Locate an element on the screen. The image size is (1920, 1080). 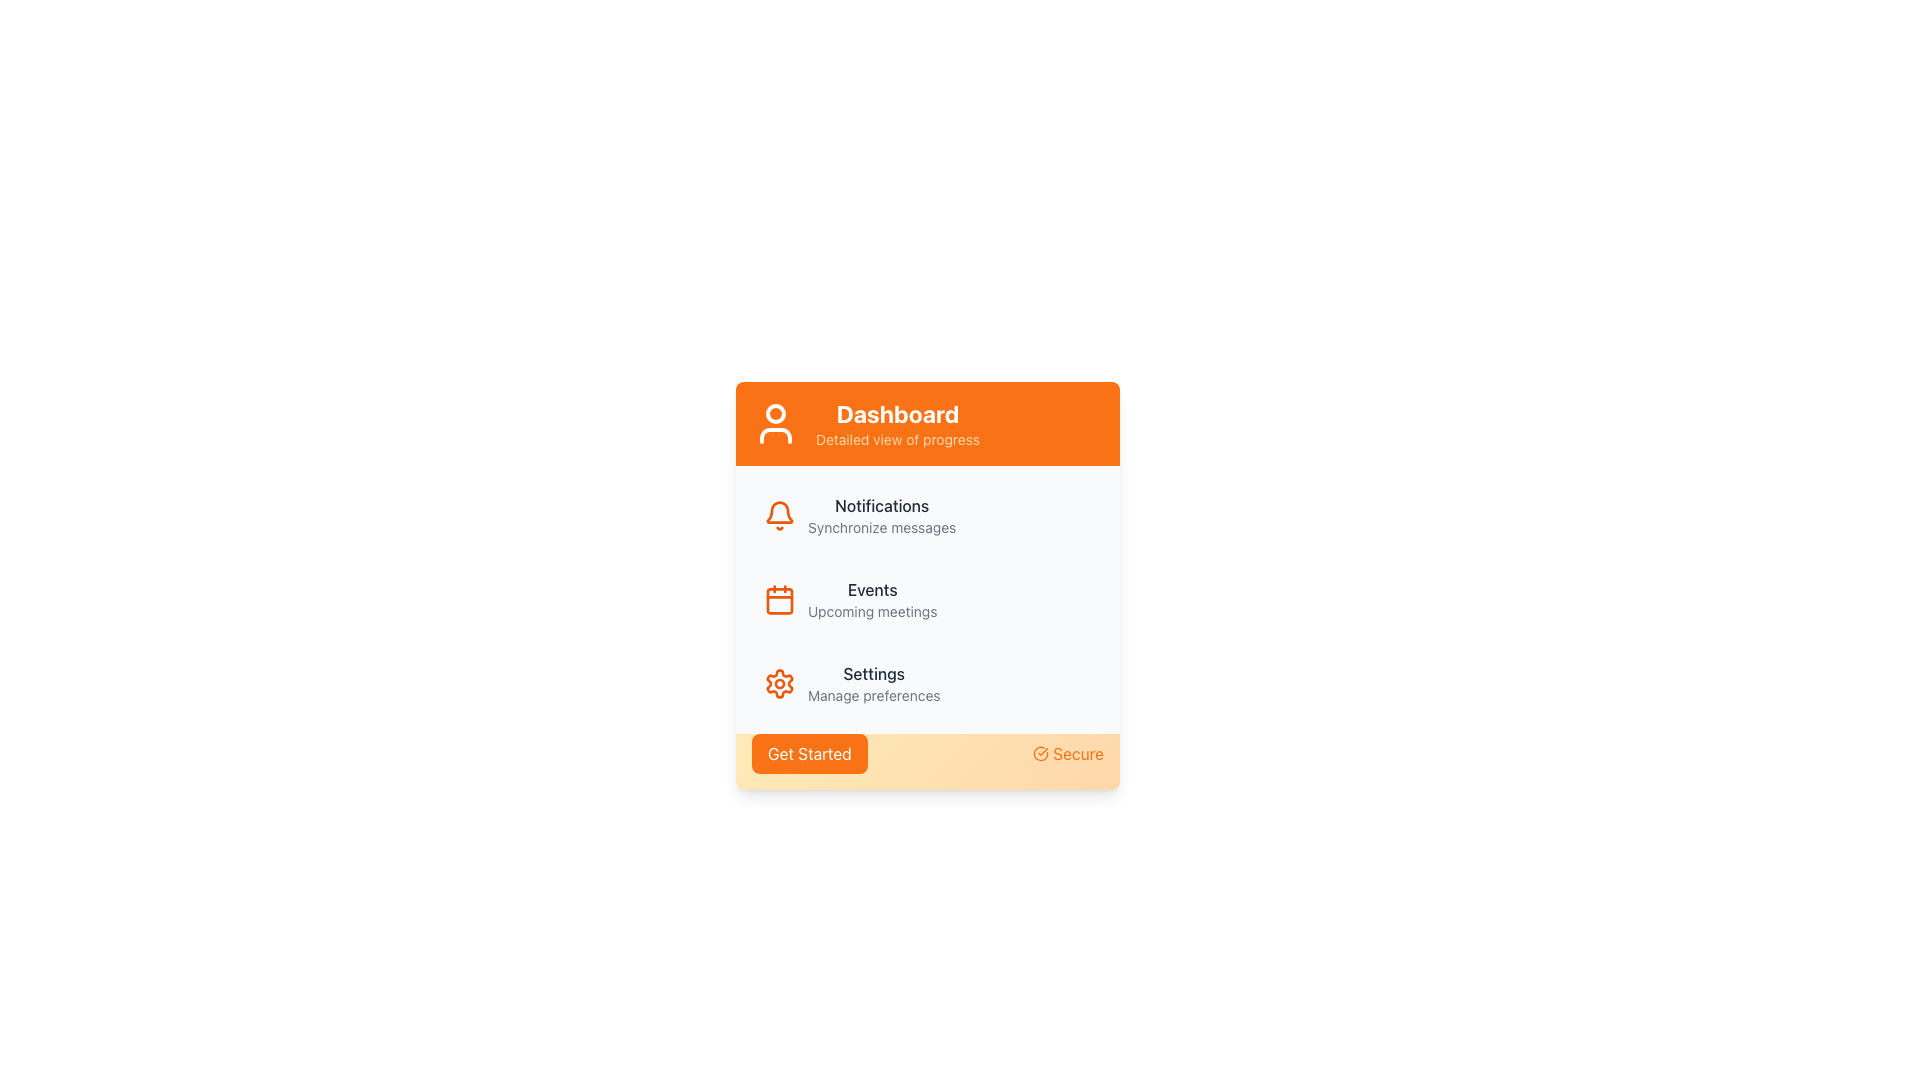
the Text Label indicating notifications and message synchronization, situated below the orange 'Dashboard' header and to the right of the bell icon is located at coordinates (881, 515).